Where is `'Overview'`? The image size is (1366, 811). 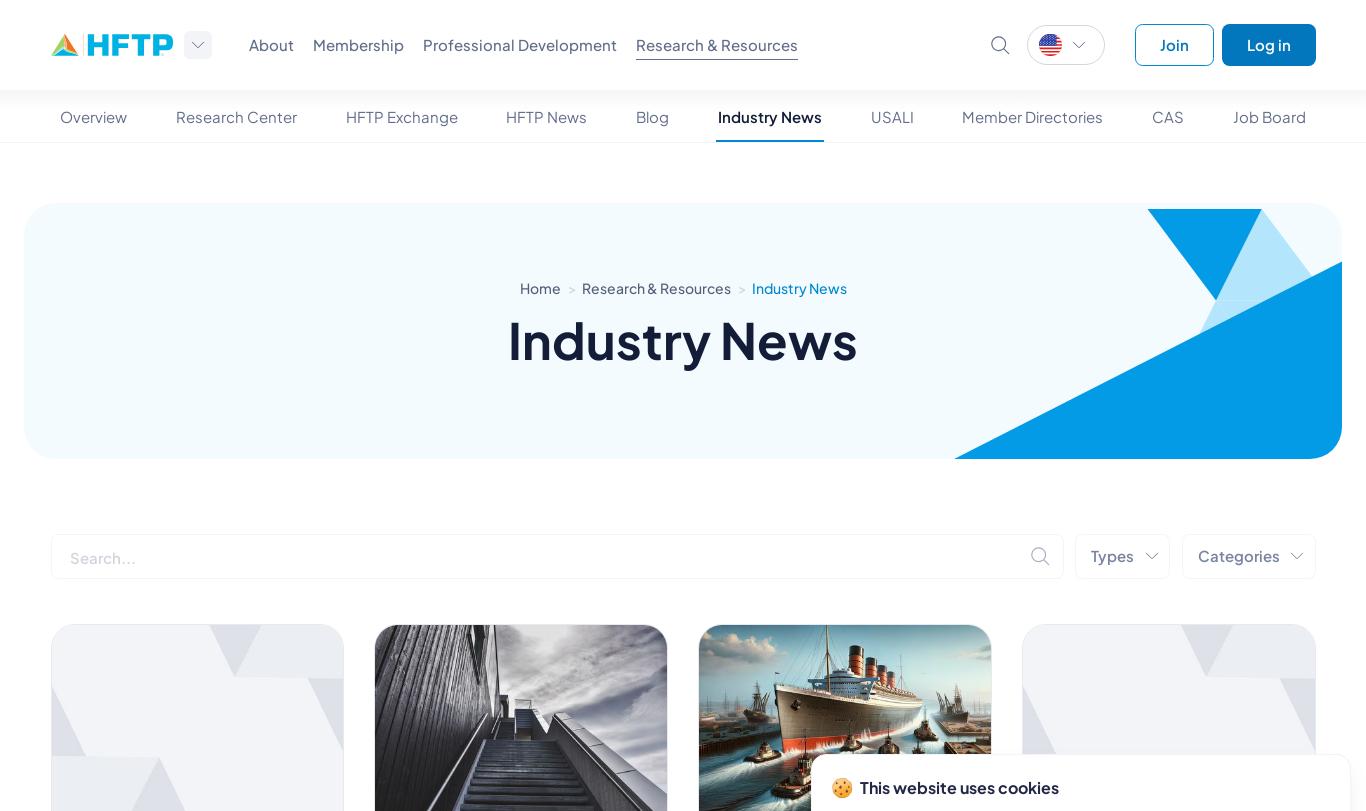 'Overview' is located at coordinates (93, 116).